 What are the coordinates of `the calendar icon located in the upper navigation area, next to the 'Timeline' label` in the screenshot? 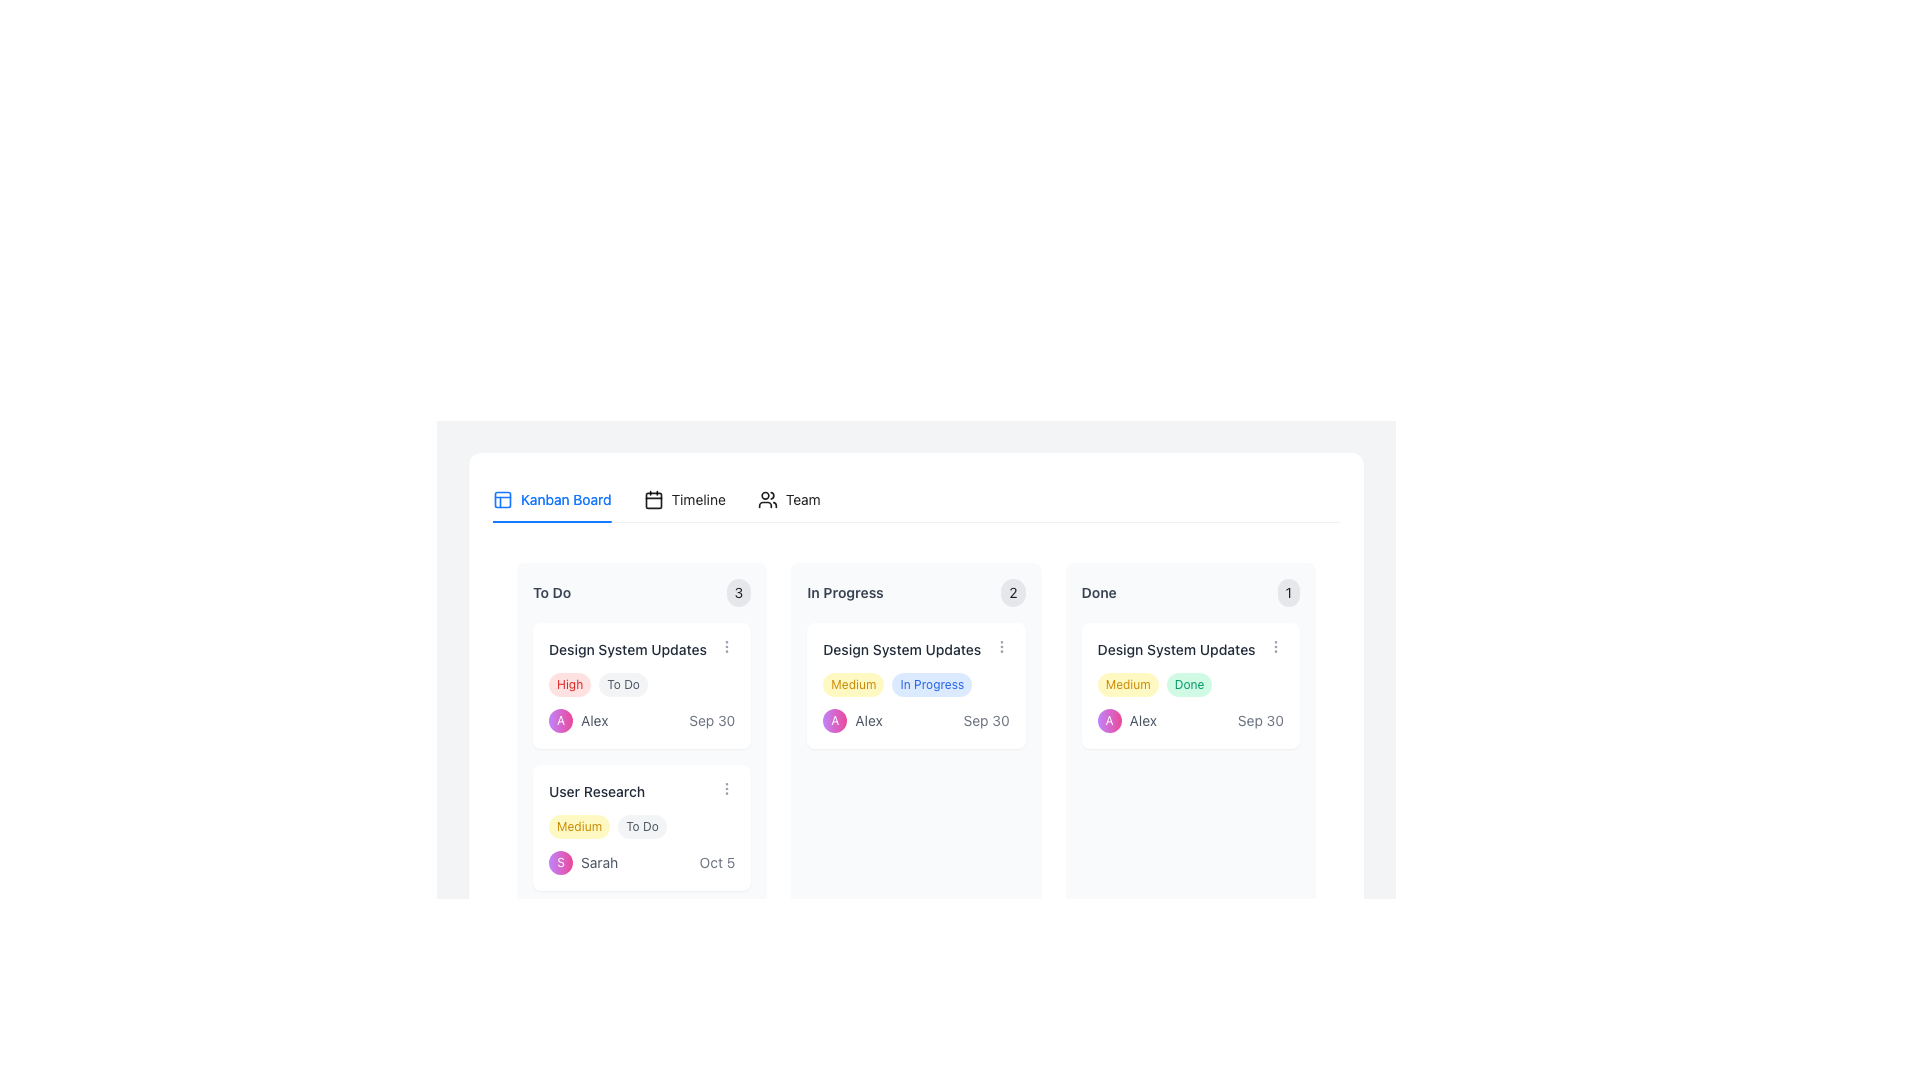 It's located at (653, 499).